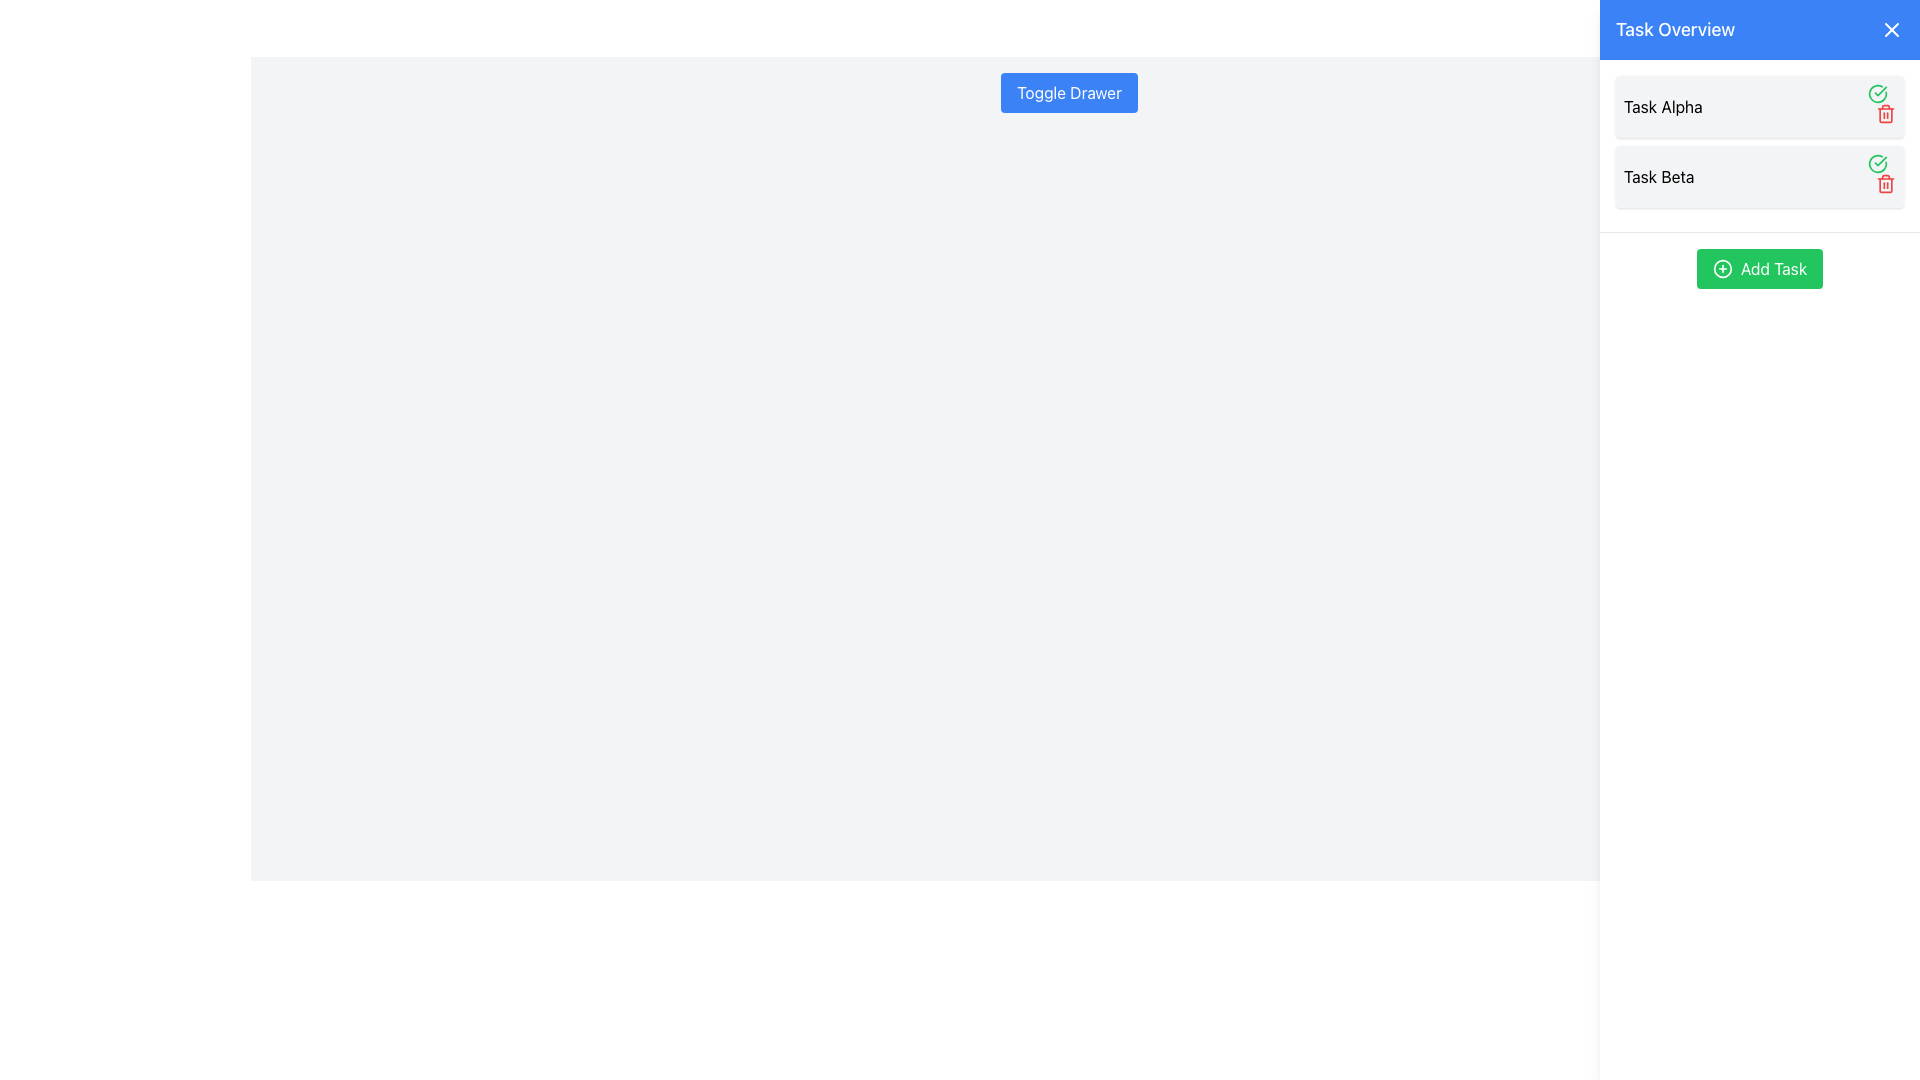 The image size is (1920, 1080). I want to click on the text label that serves as the title of the second task entry in the 'Task Overview' sidebar, positioned below 'Task Alpha' and above the 'Add Task' button, so click(1659, 176).